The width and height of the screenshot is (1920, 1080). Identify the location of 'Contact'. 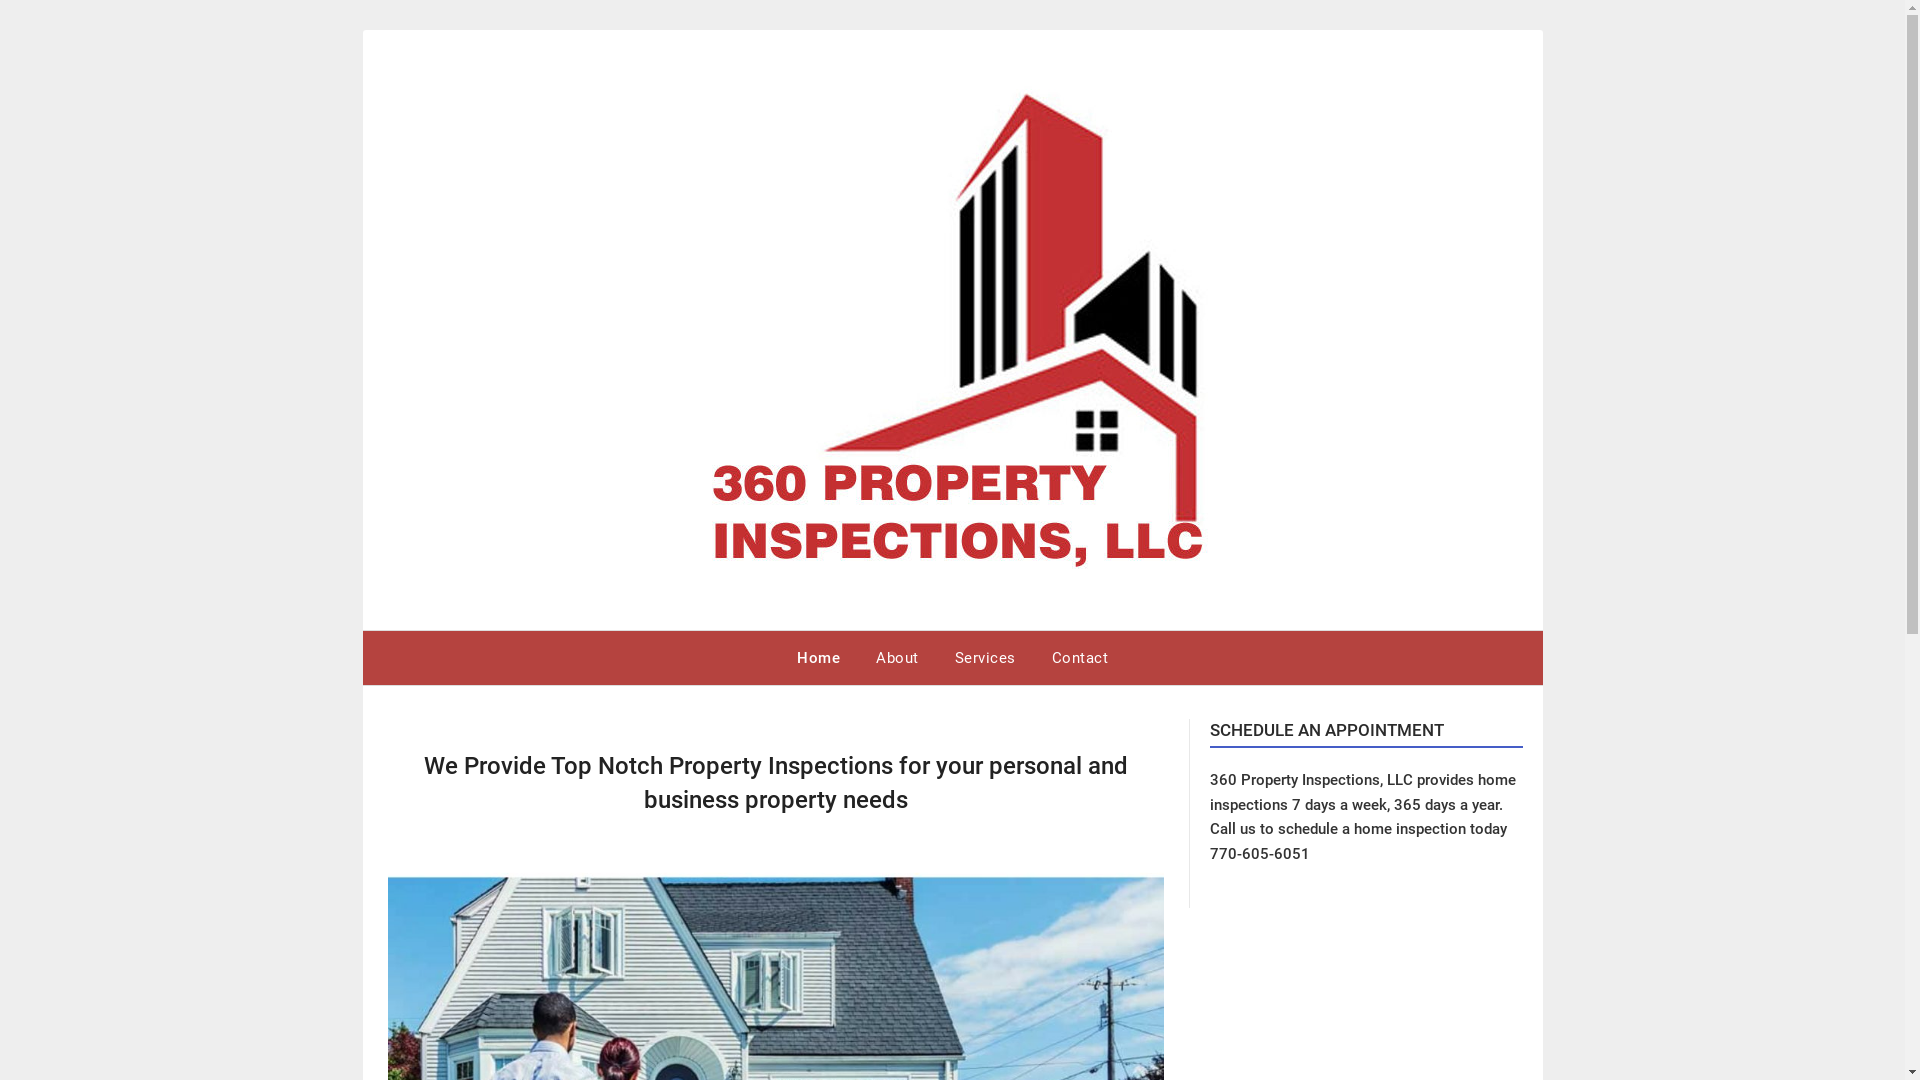
(1079, 658).